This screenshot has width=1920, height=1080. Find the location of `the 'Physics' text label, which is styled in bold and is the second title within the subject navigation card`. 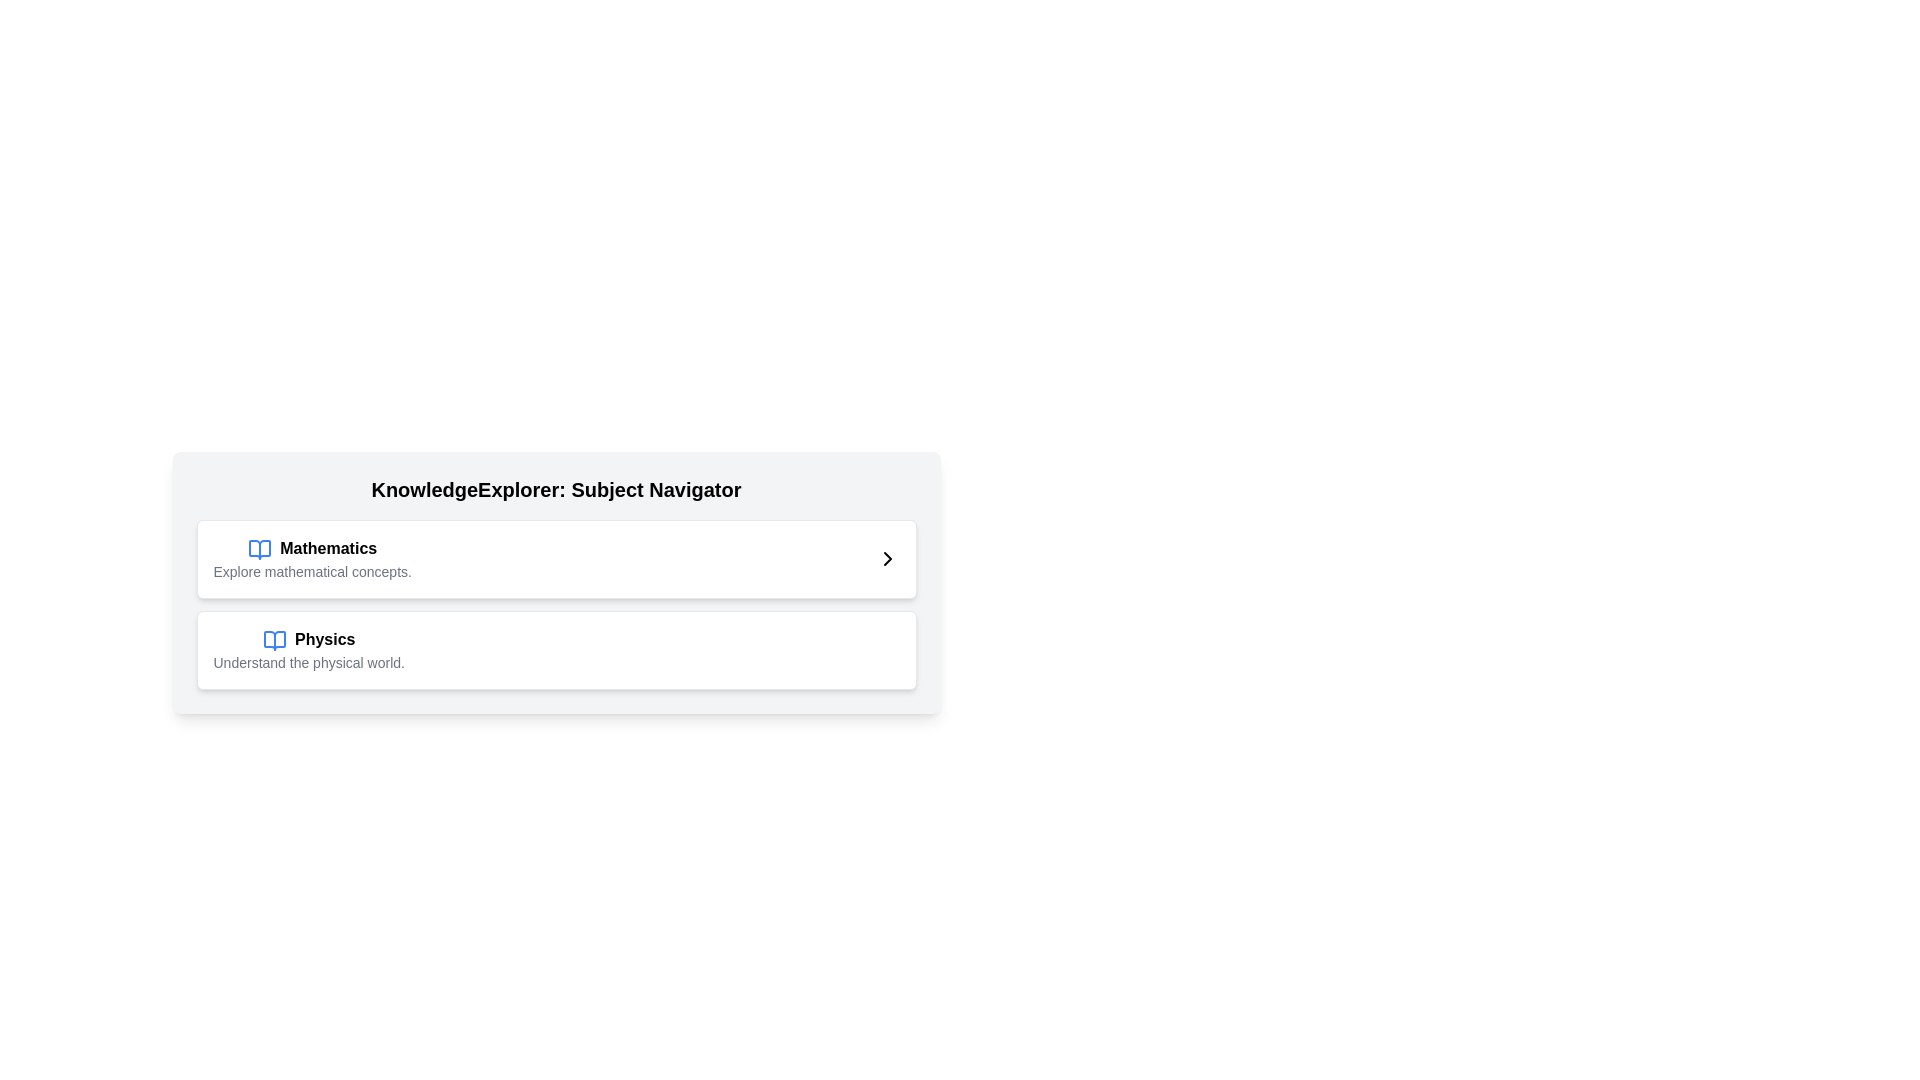

the 'Physics' text label, which is styled in bold and is the second title within the subject navigation card is located at coordinates (325, 639).